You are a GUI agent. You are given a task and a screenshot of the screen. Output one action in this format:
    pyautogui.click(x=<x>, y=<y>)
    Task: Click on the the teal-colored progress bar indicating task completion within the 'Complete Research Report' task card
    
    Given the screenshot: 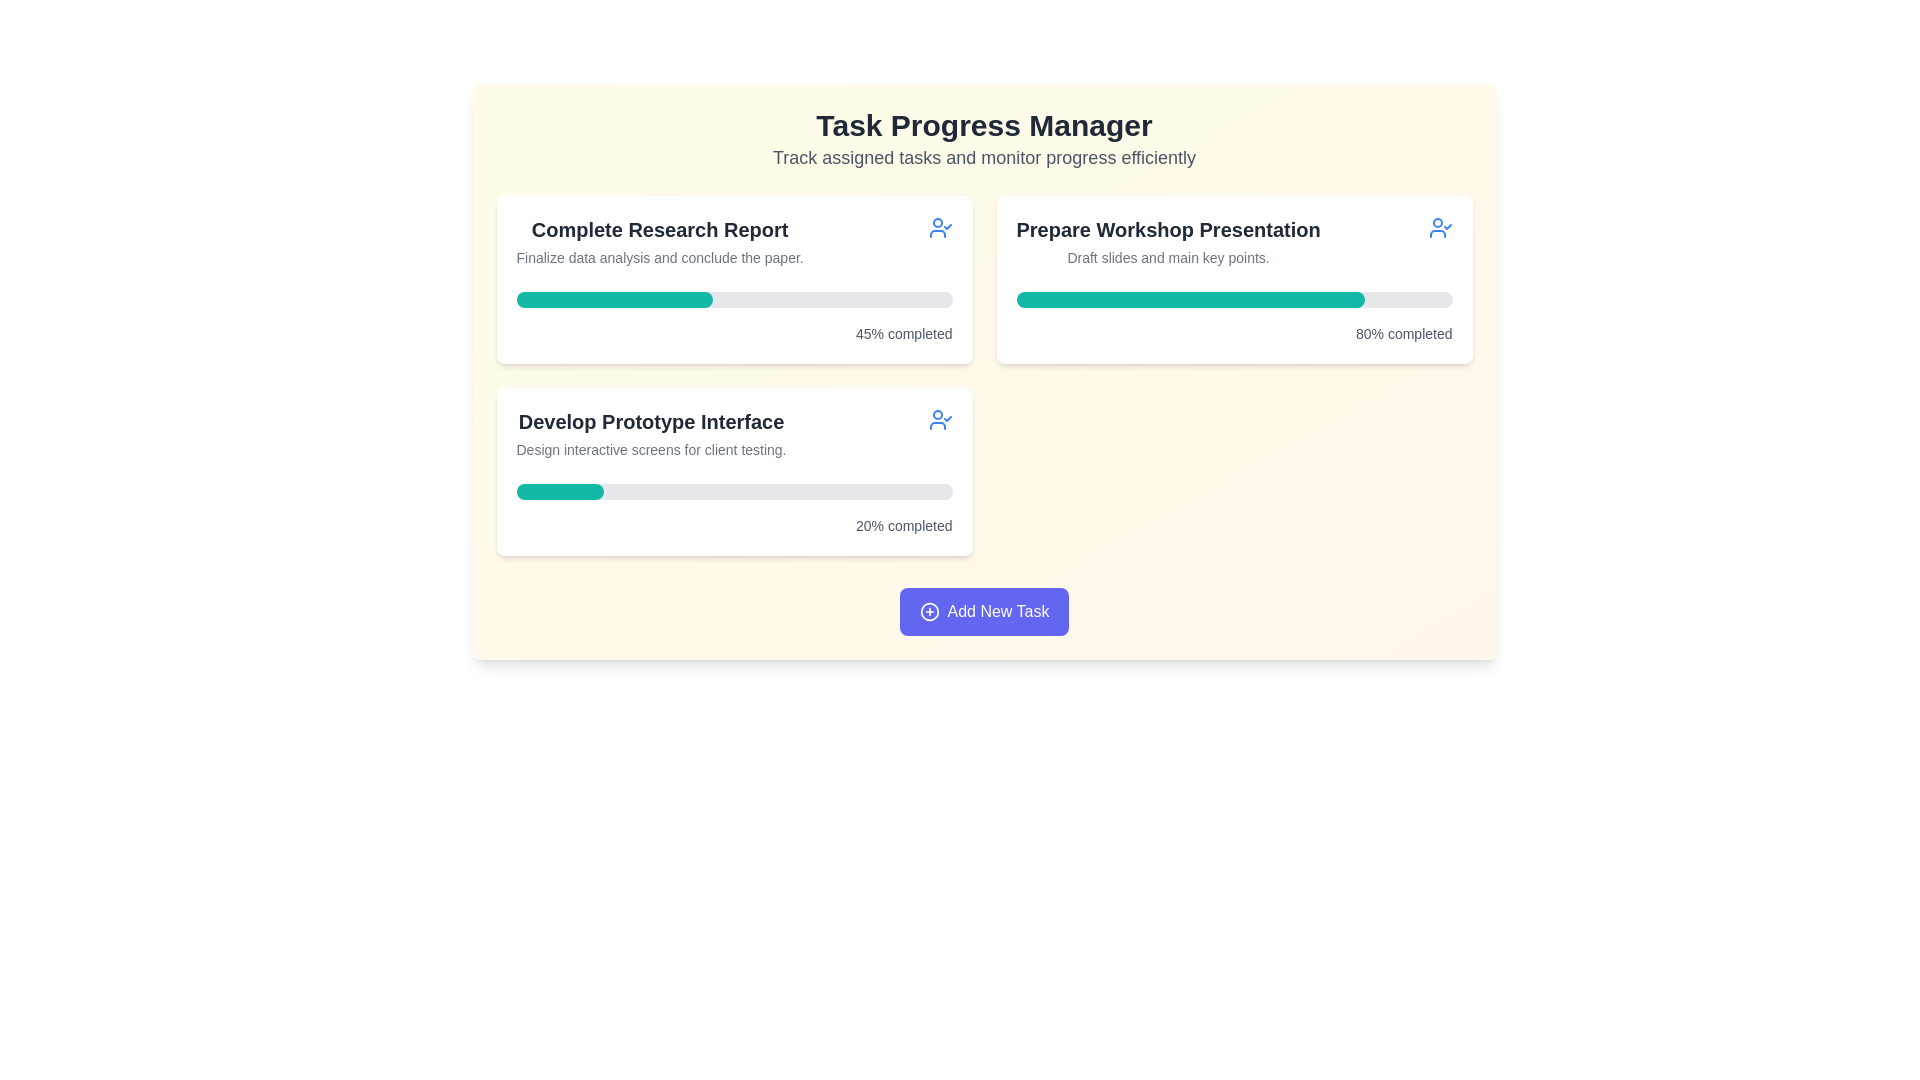 What is the action you would take?
    pyautogui.click(x=613, y=300)
    